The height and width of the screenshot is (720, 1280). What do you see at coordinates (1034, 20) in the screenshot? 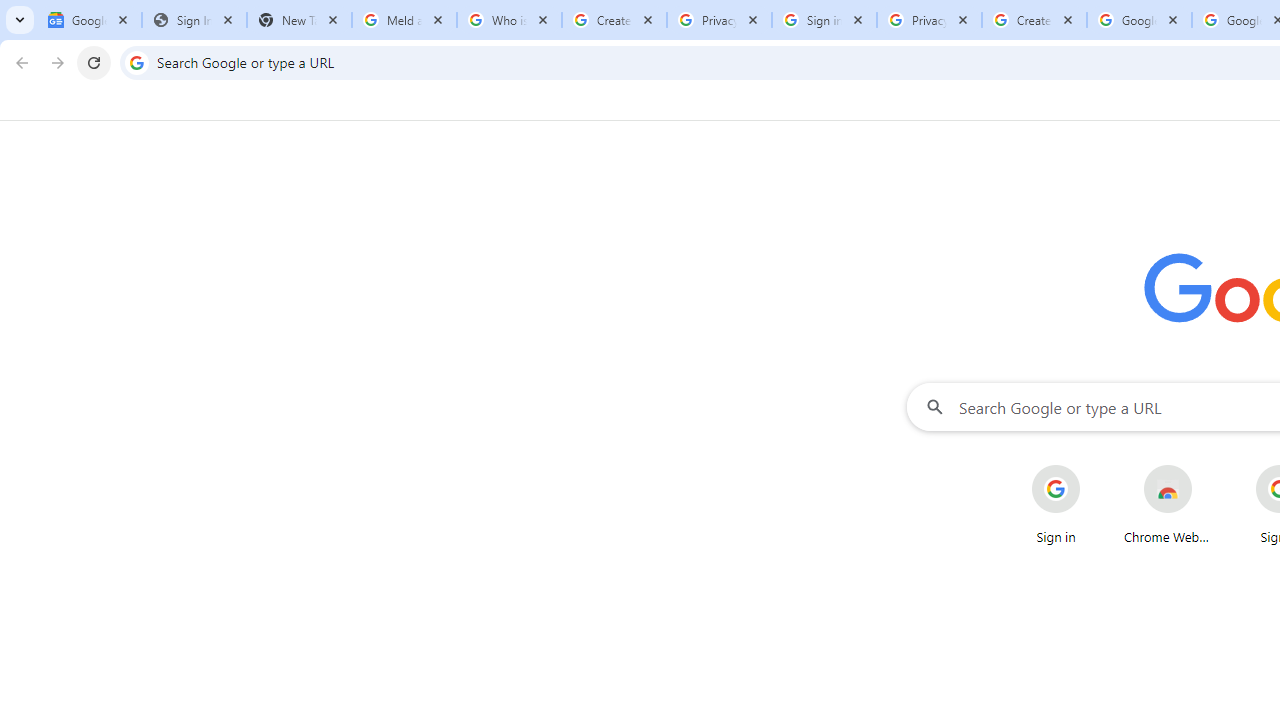
I see `'Create your Google Account'` at bounding box center [1034, 20].